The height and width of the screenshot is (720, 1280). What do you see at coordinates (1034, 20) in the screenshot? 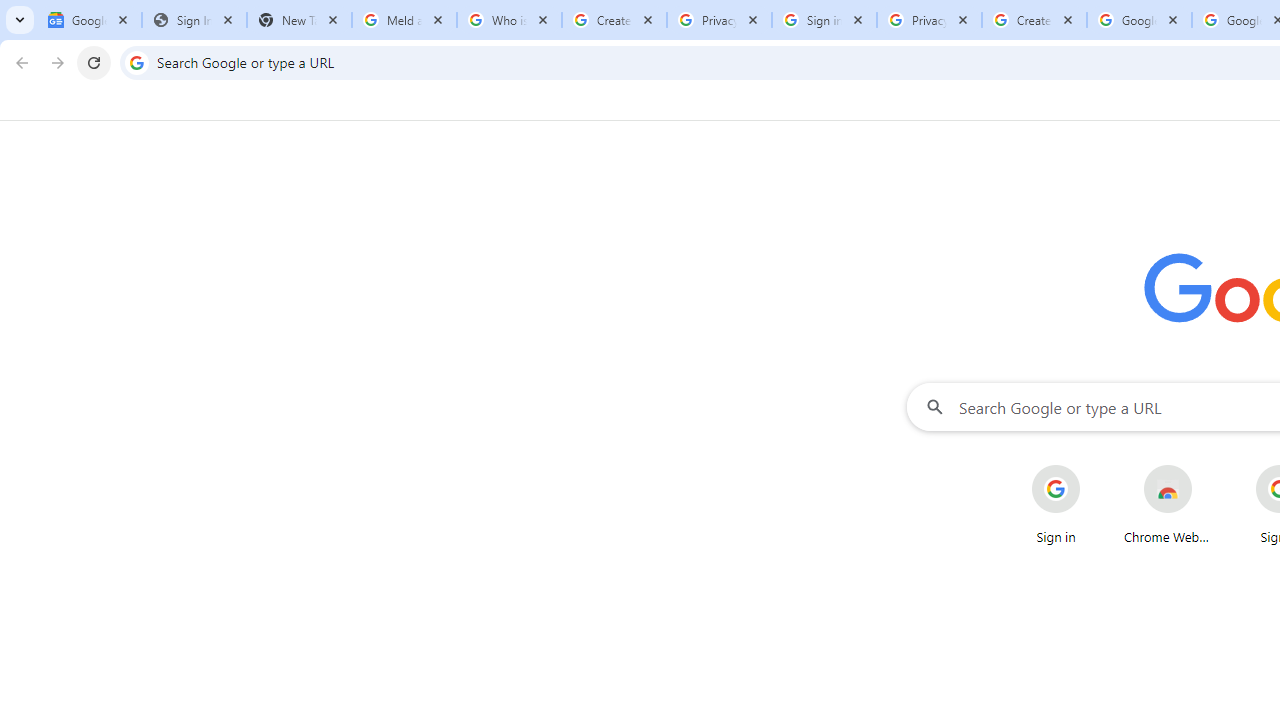
I see `'Create your Google Account'` at bounding box center [1034, 20].